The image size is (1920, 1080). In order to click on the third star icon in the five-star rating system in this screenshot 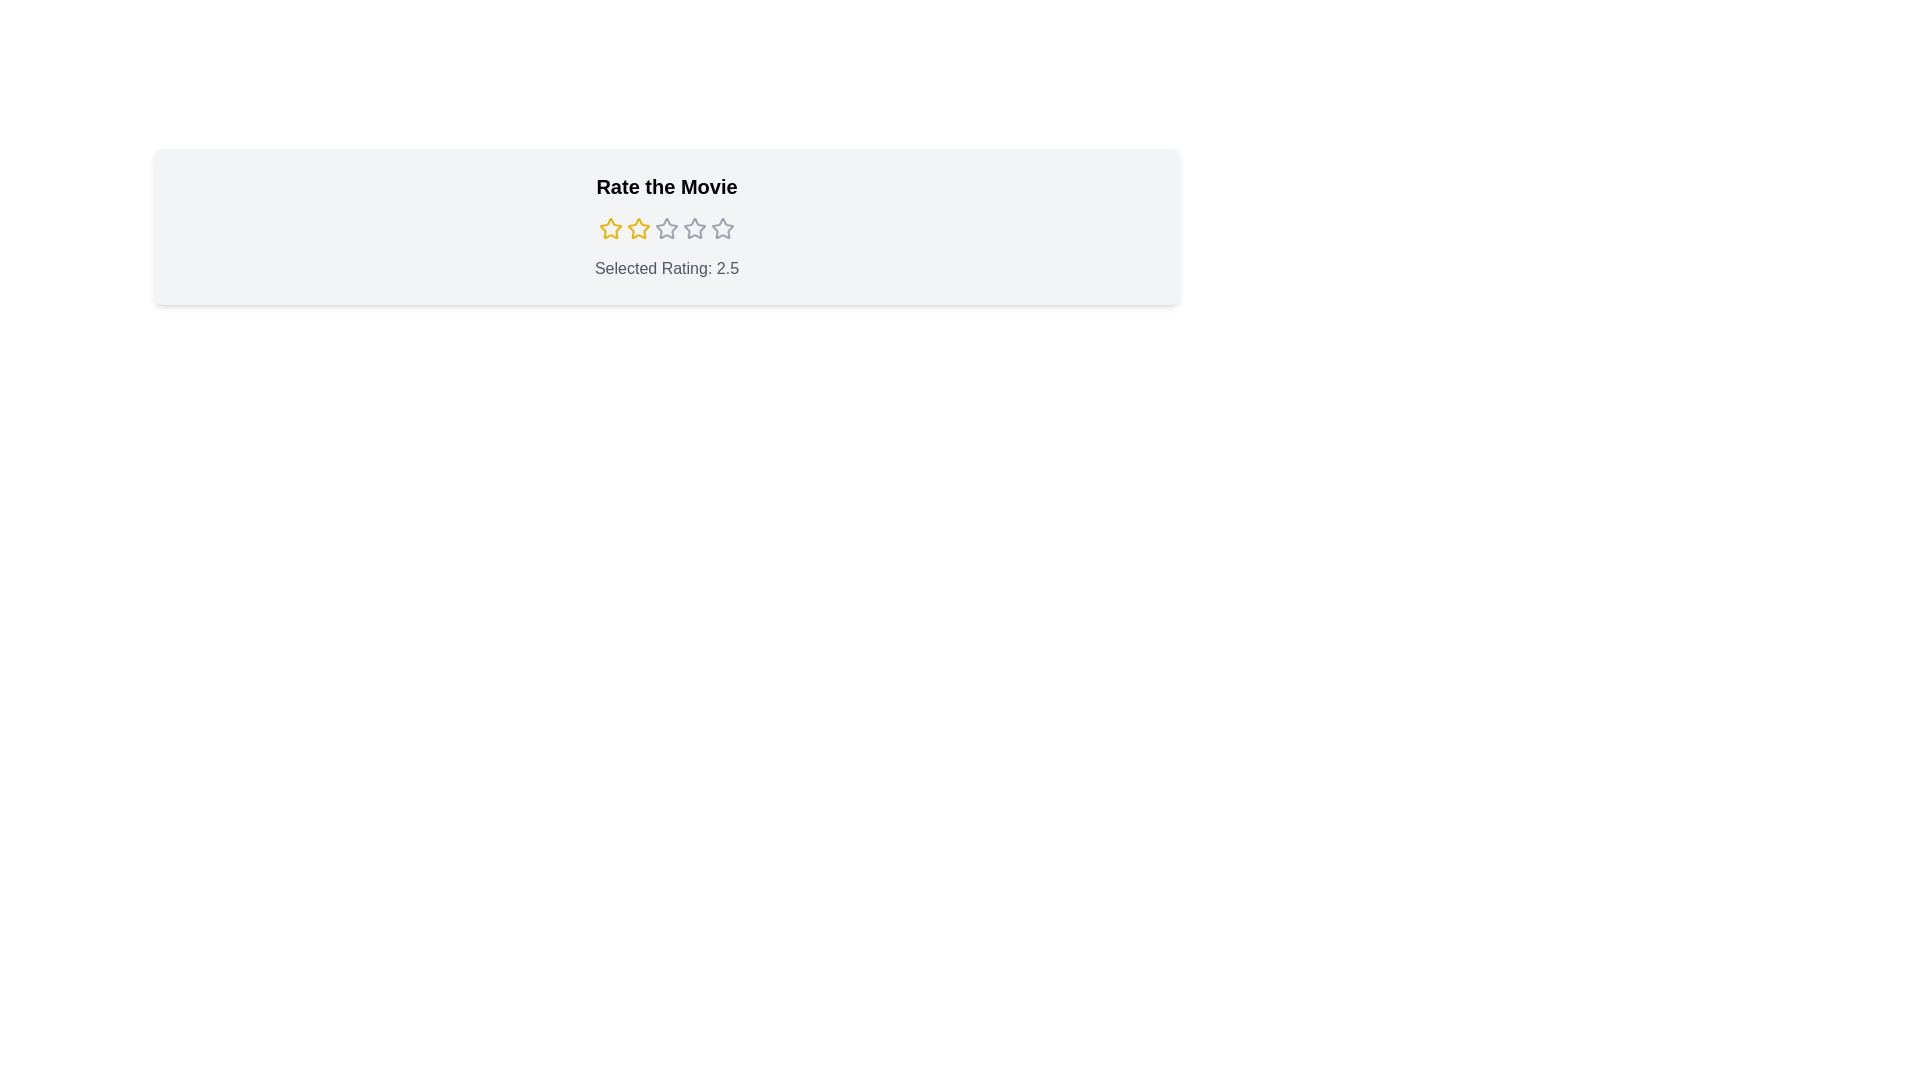, I will do `click(667, 227)`.